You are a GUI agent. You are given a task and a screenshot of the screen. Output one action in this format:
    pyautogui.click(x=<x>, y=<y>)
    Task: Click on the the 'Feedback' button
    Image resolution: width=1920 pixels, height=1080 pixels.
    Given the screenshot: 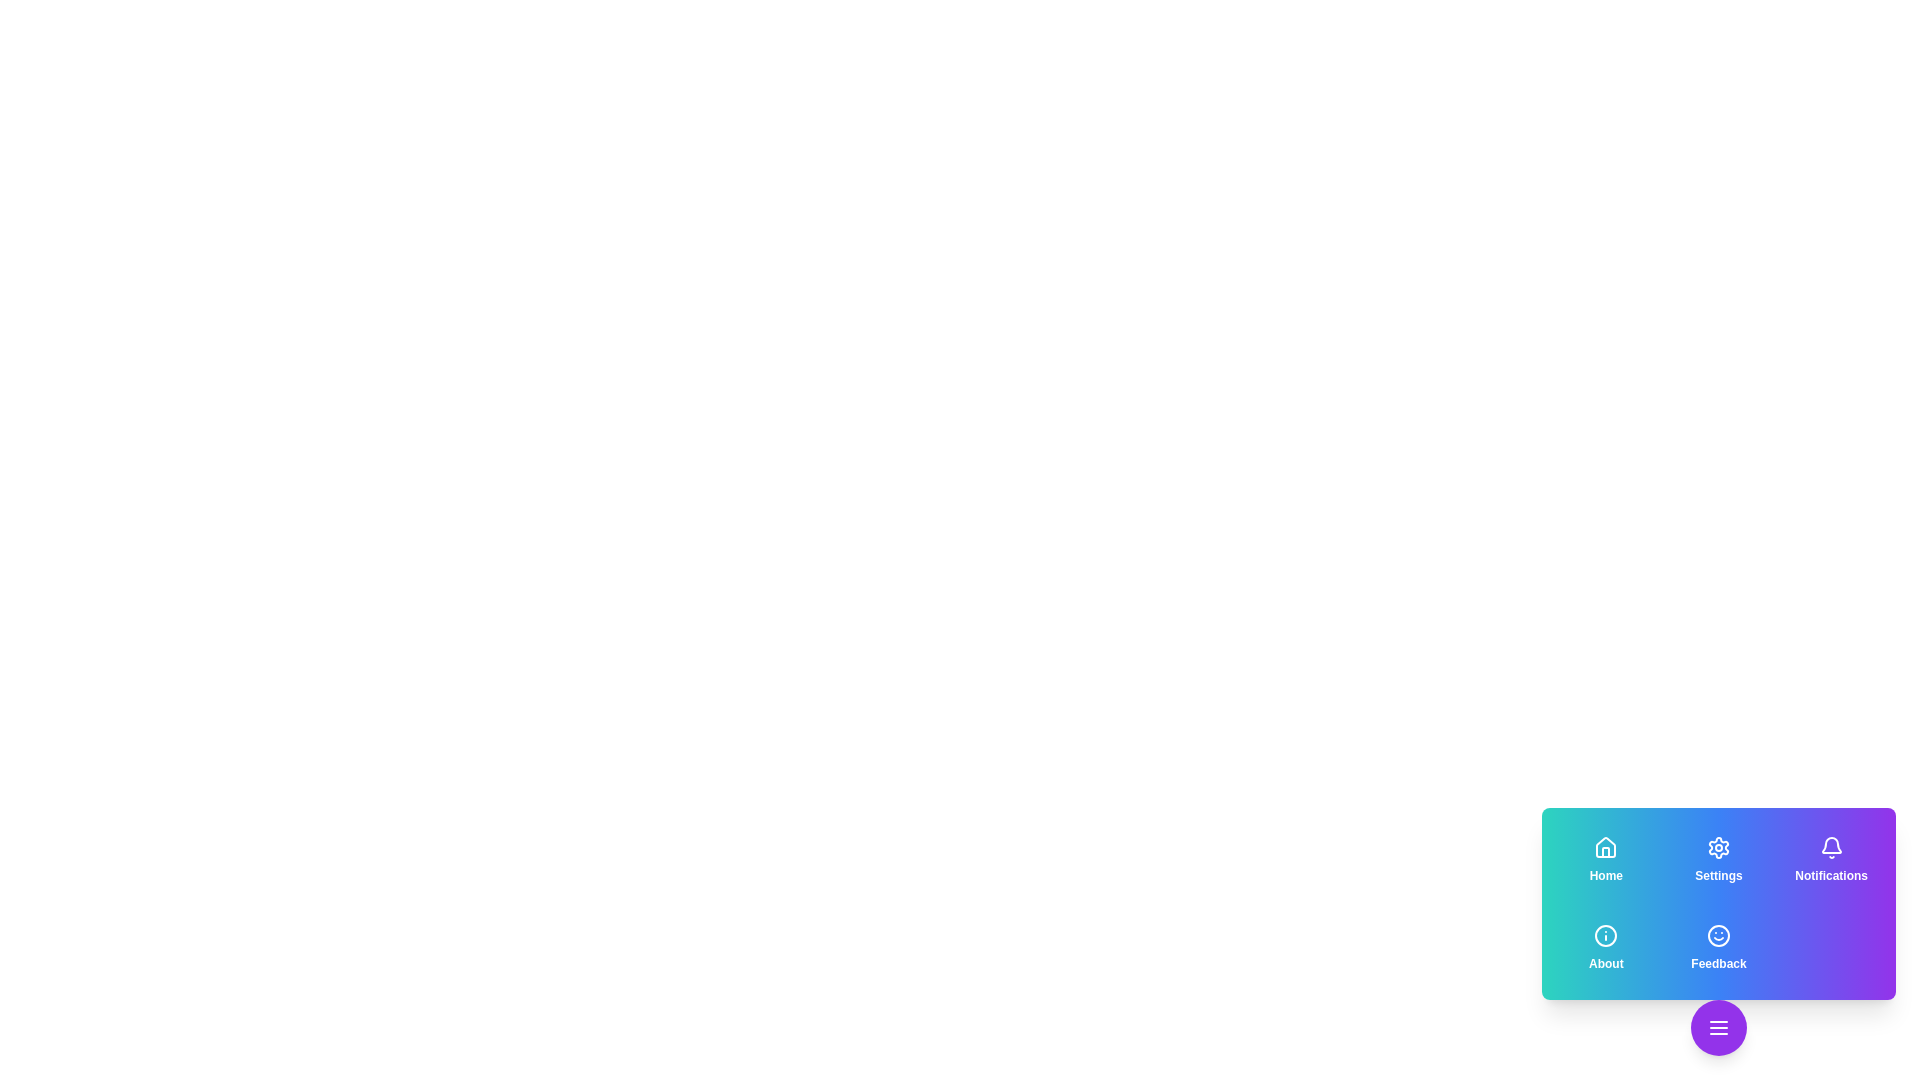 What is the action you would take?
    pyautogui.click(x=1717, y=947)
    